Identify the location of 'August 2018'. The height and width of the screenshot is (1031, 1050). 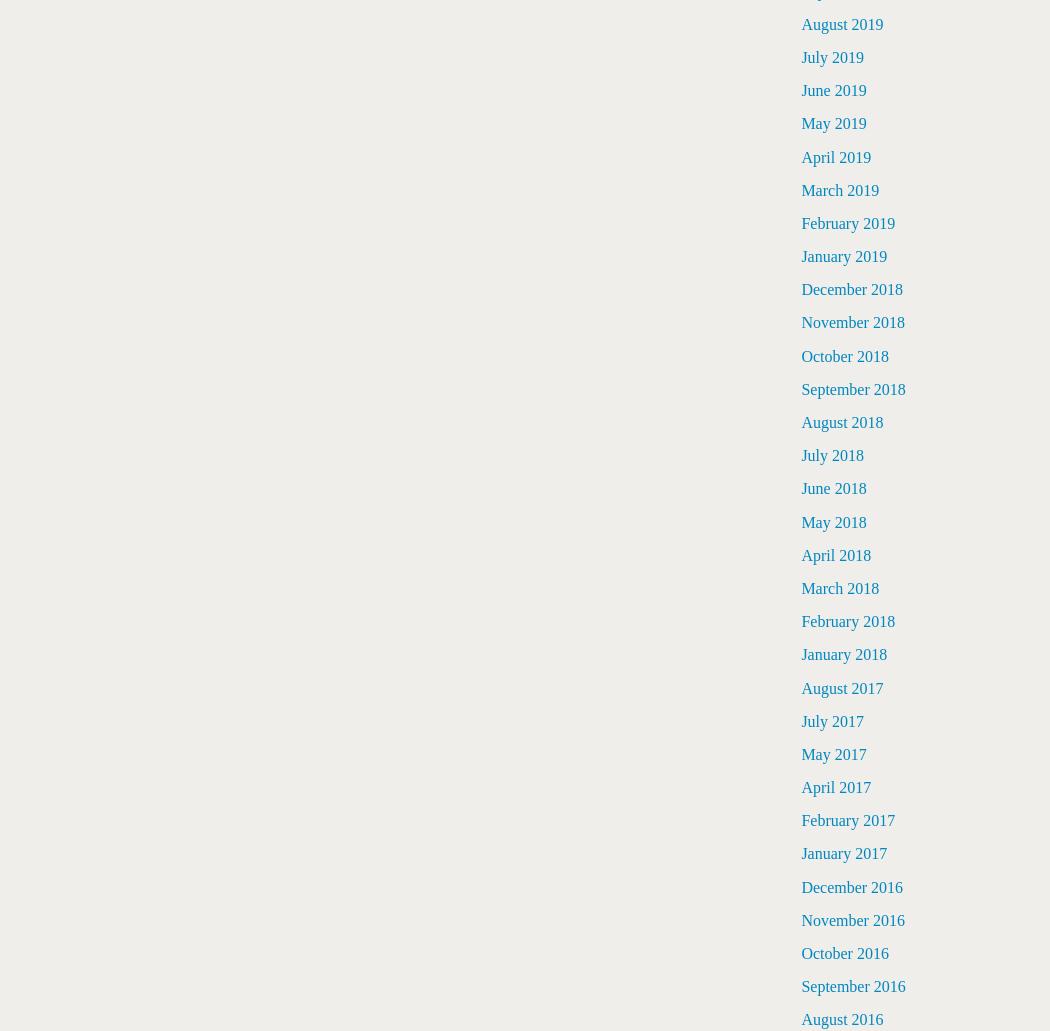
(800, 422).